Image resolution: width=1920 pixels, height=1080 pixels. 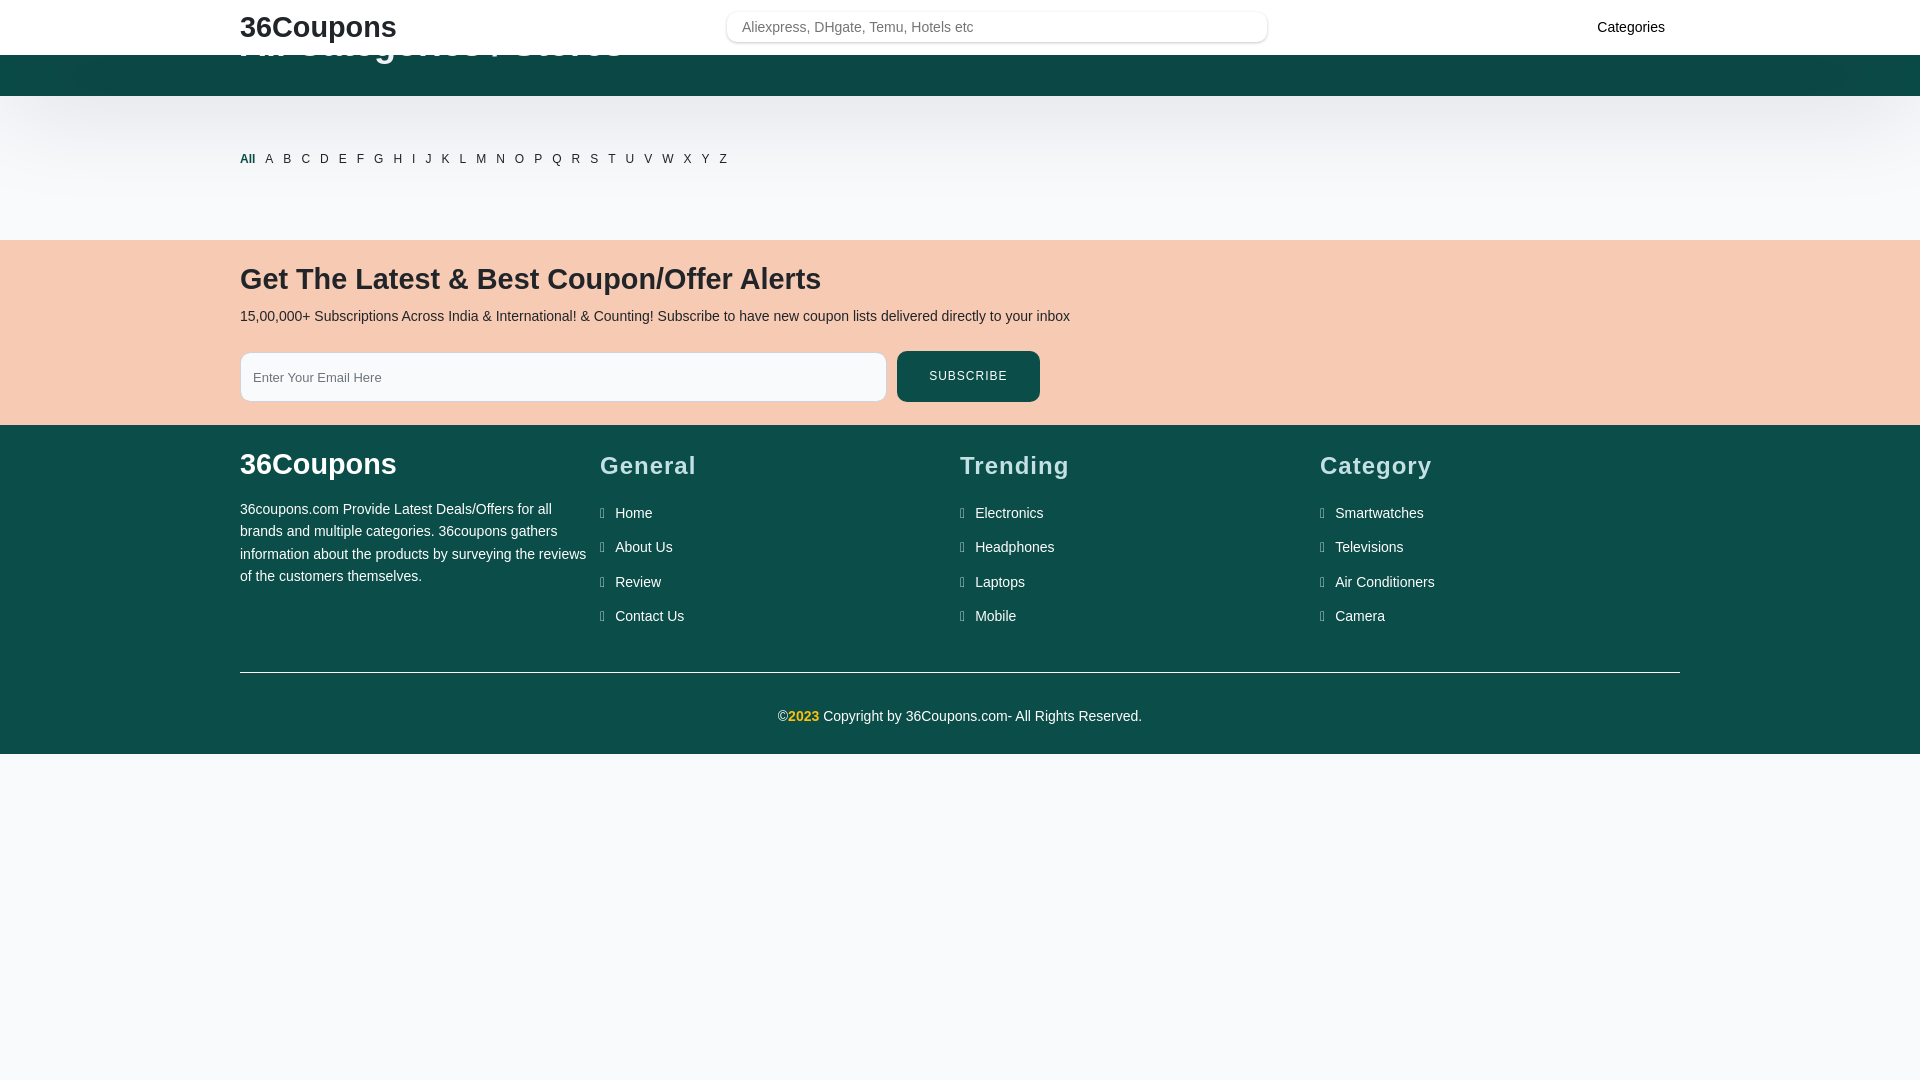 I want to click on '36Coupons', so click(x=317, y=27).